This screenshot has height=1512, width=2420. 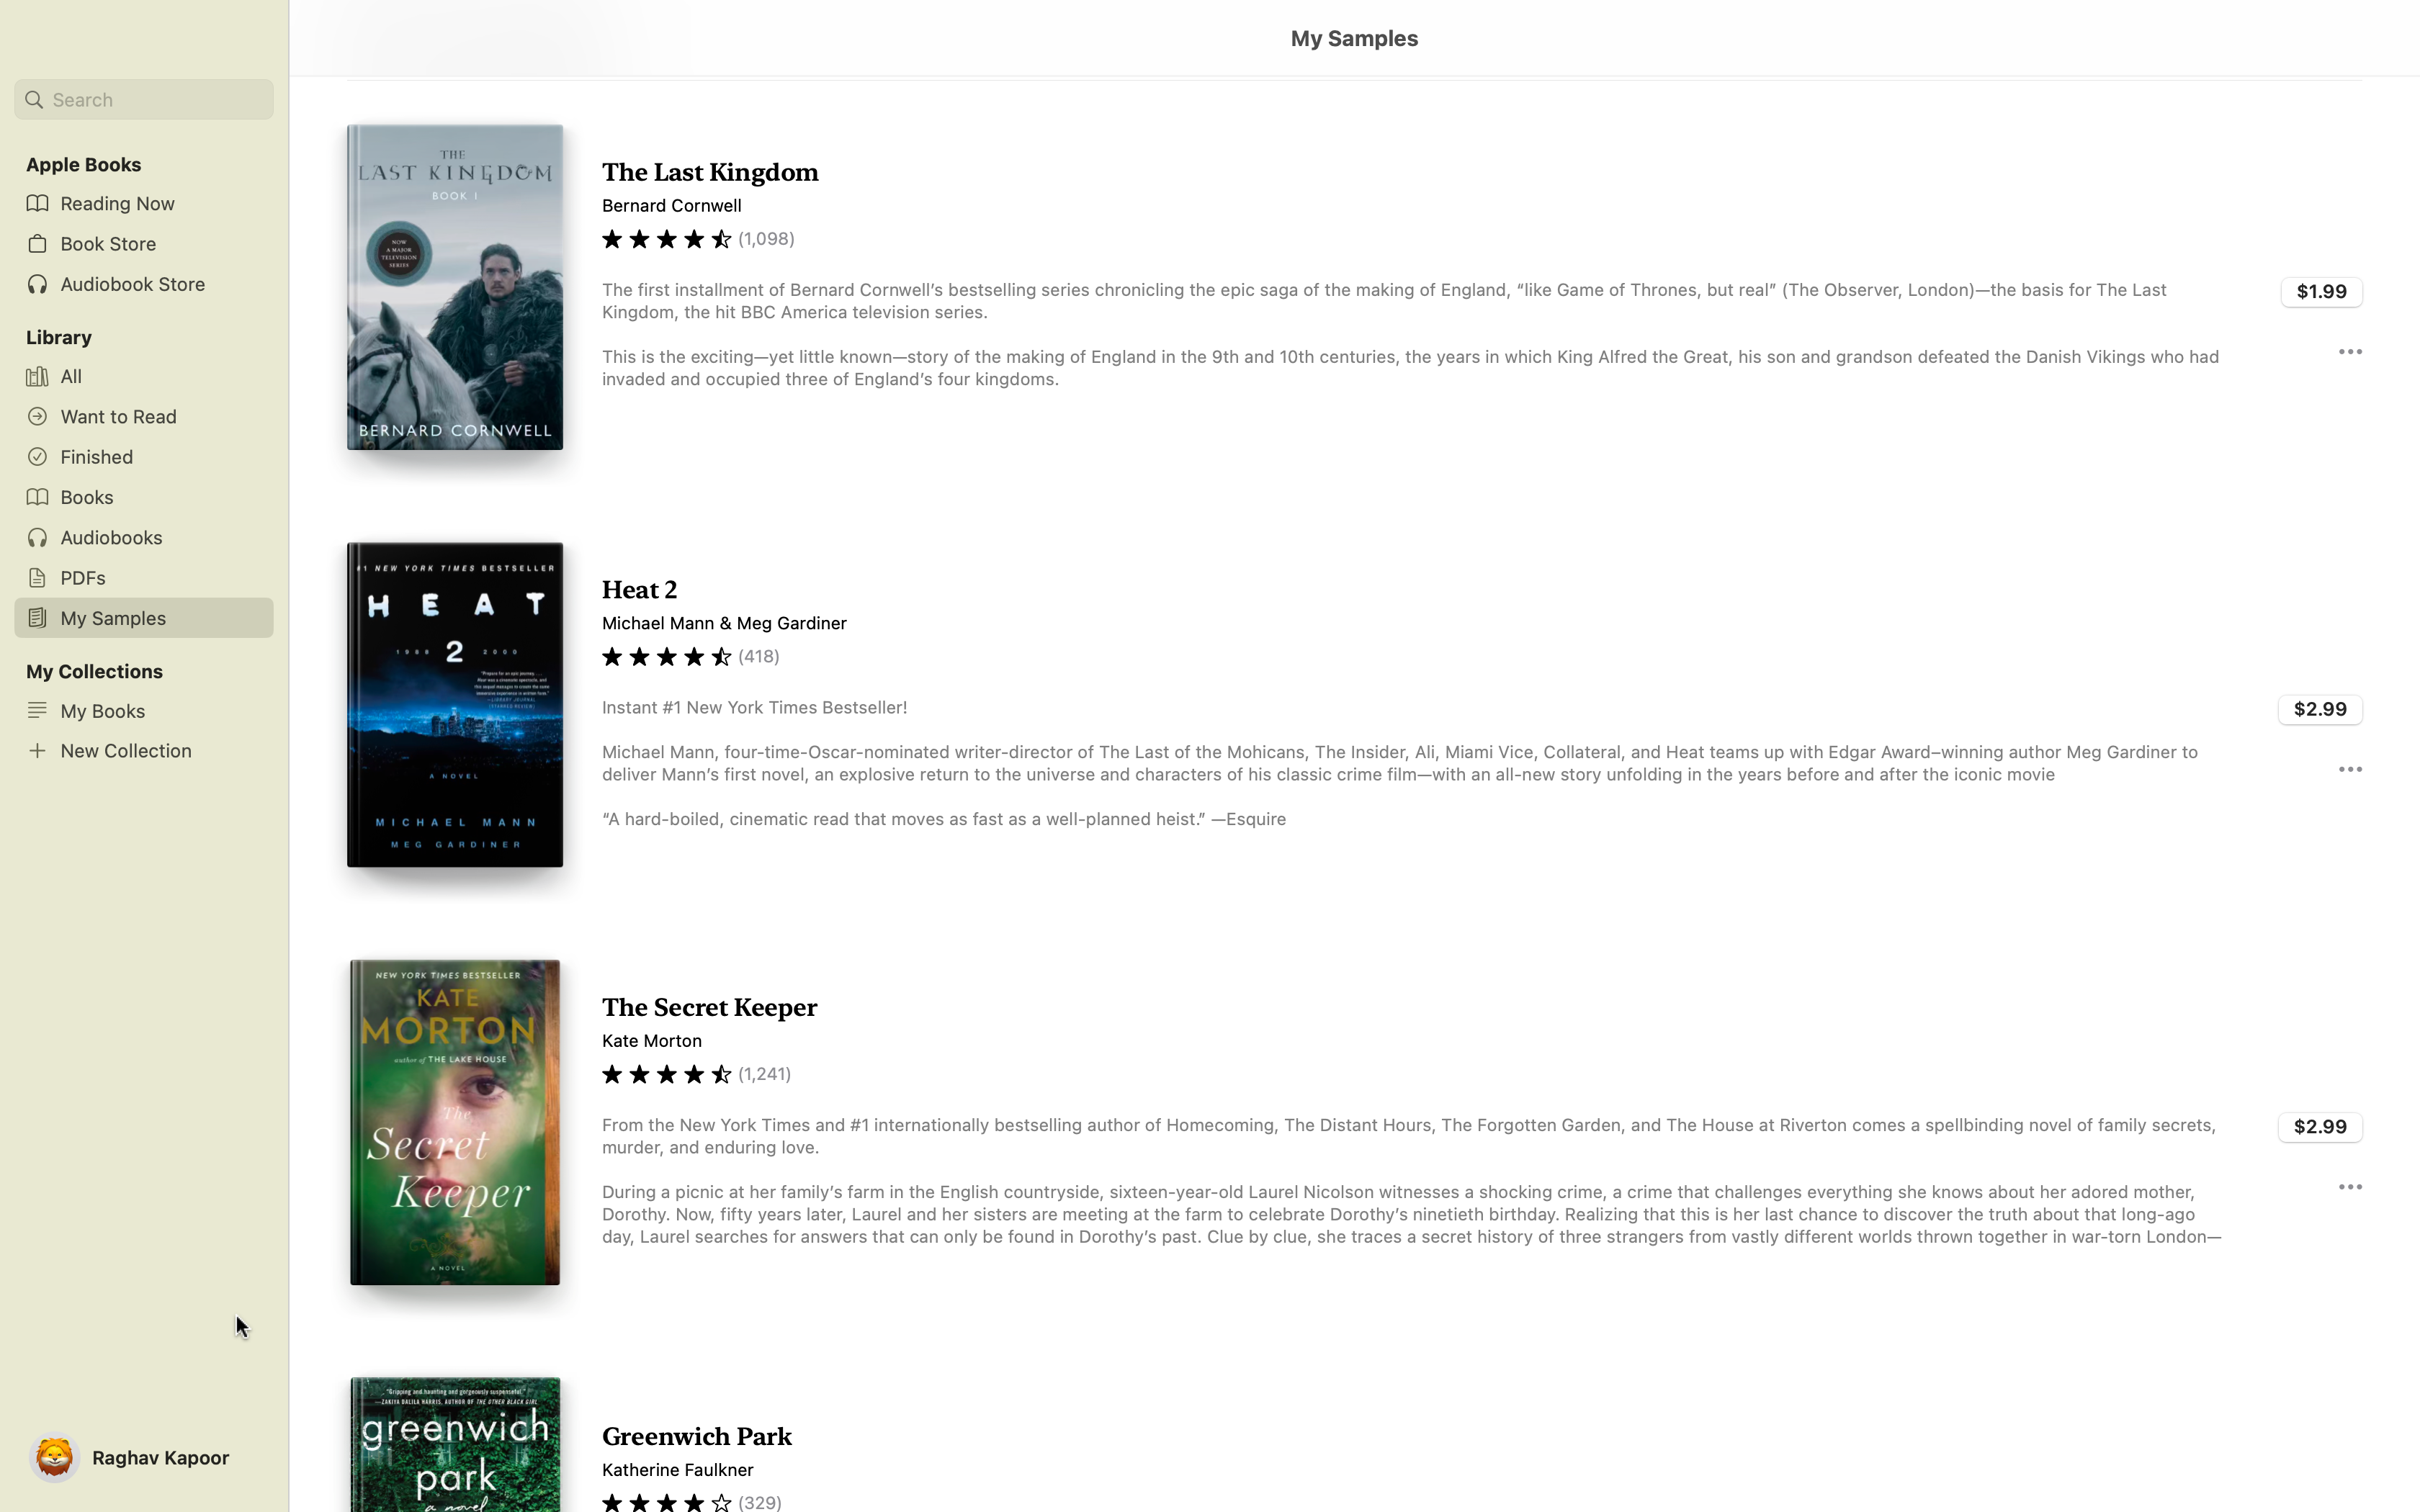 I want to click on Call the "read_heat_2" function with a double click action, so click(x=1353, y=713).